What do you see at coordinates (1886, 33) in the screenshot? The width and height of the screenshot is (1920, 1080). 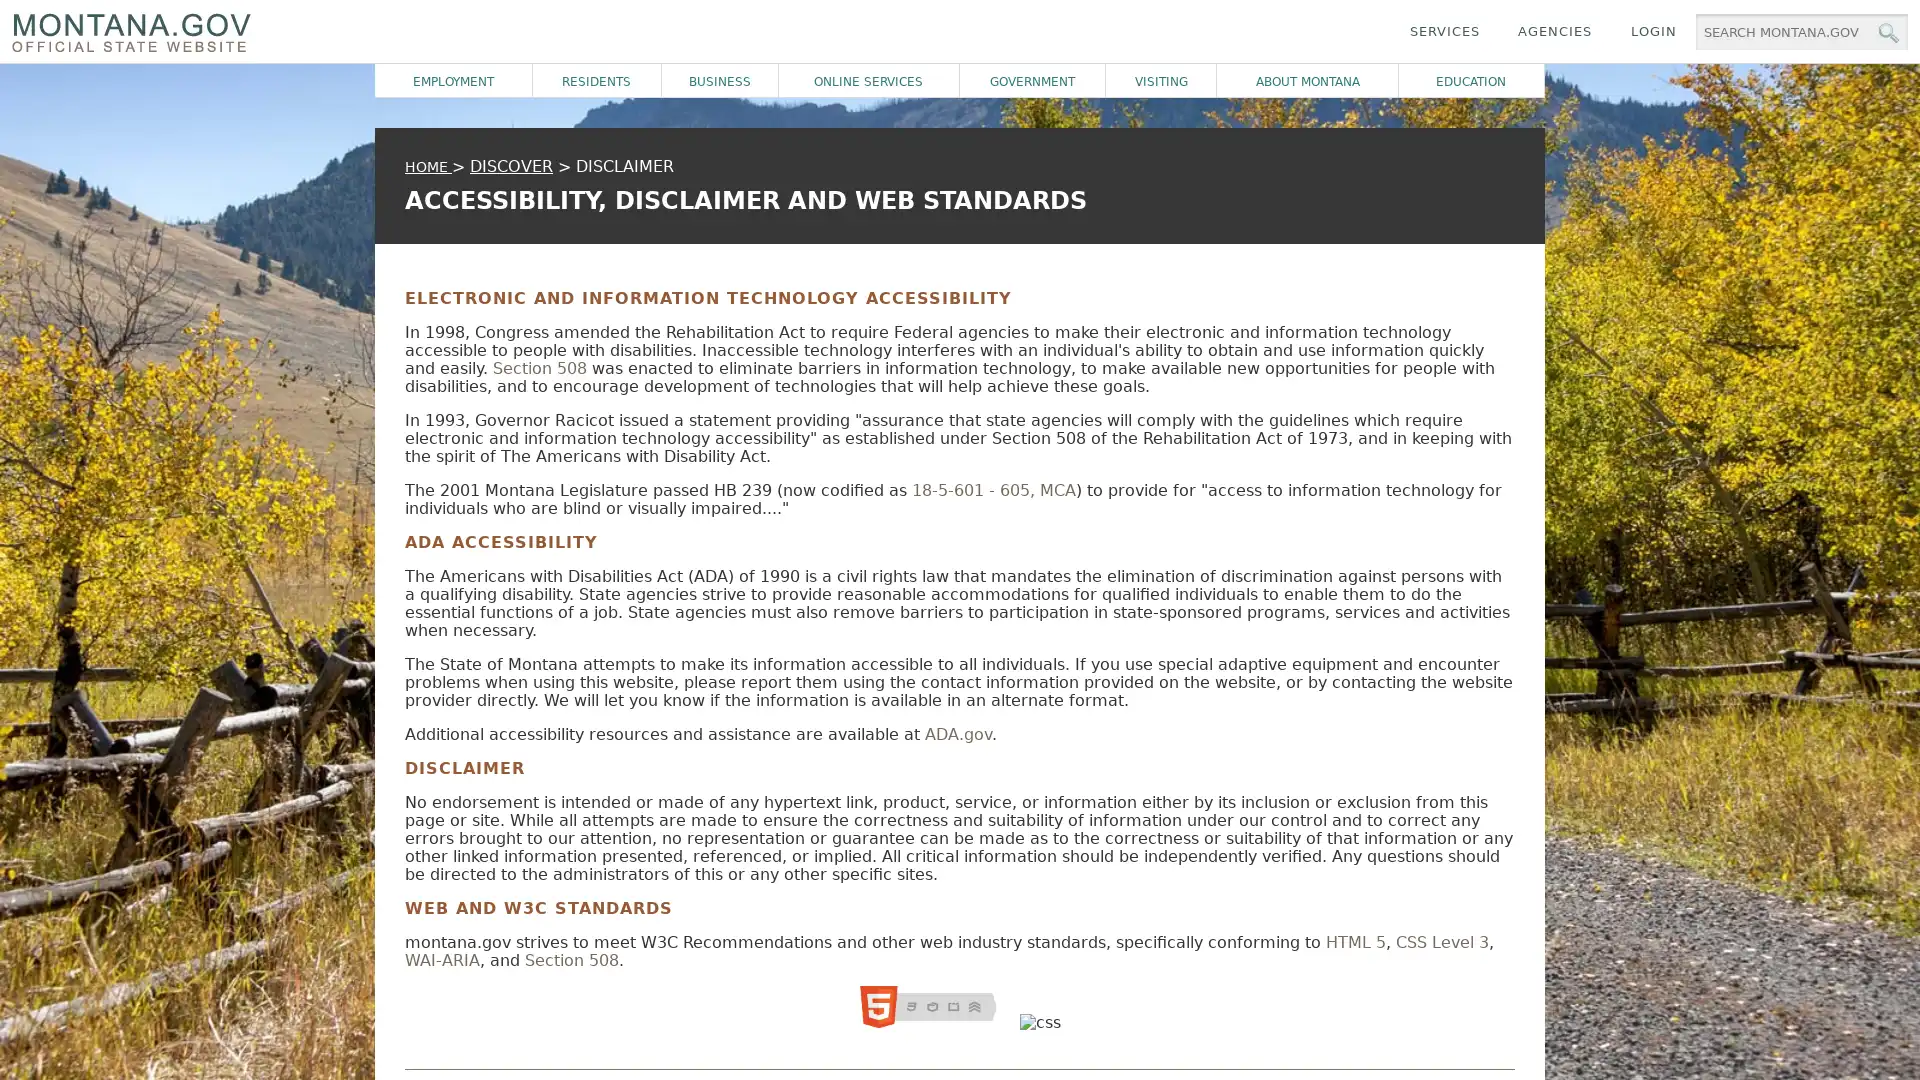 I see `MT.gov Search Button` at bounding box center [1886, 33].